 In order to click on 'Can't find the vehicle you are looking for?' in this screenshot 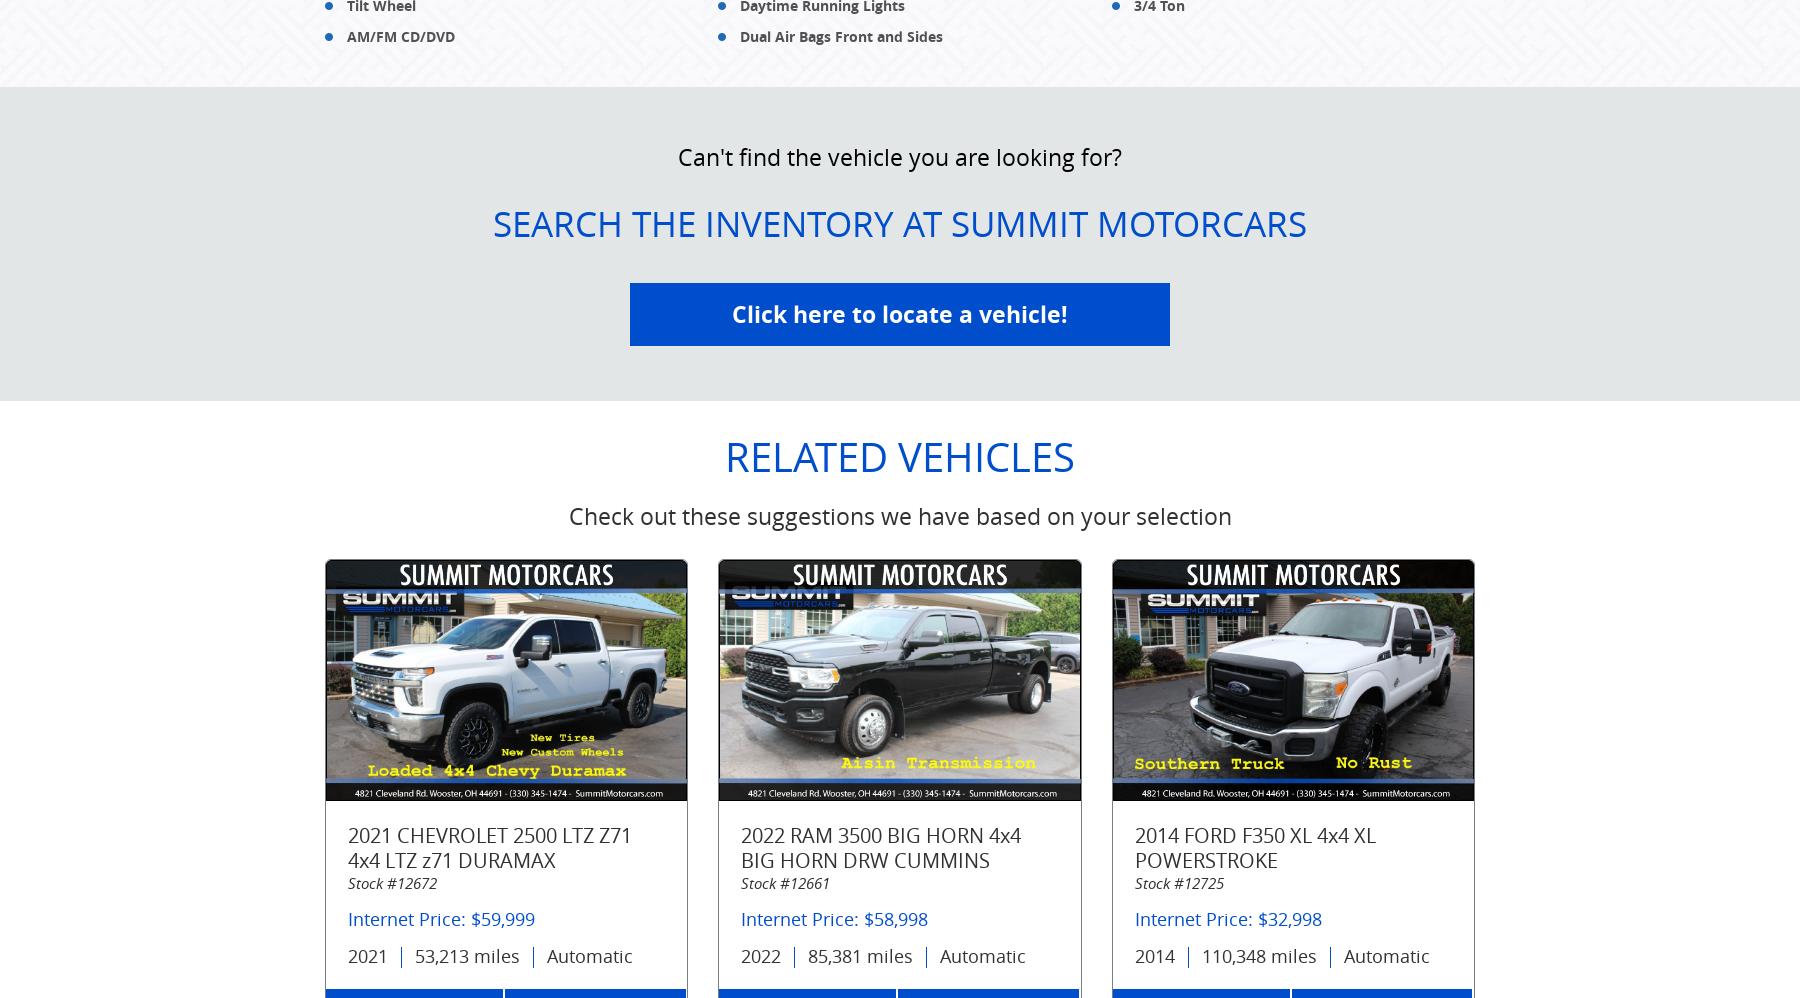, I will do `click(900, 155)`.